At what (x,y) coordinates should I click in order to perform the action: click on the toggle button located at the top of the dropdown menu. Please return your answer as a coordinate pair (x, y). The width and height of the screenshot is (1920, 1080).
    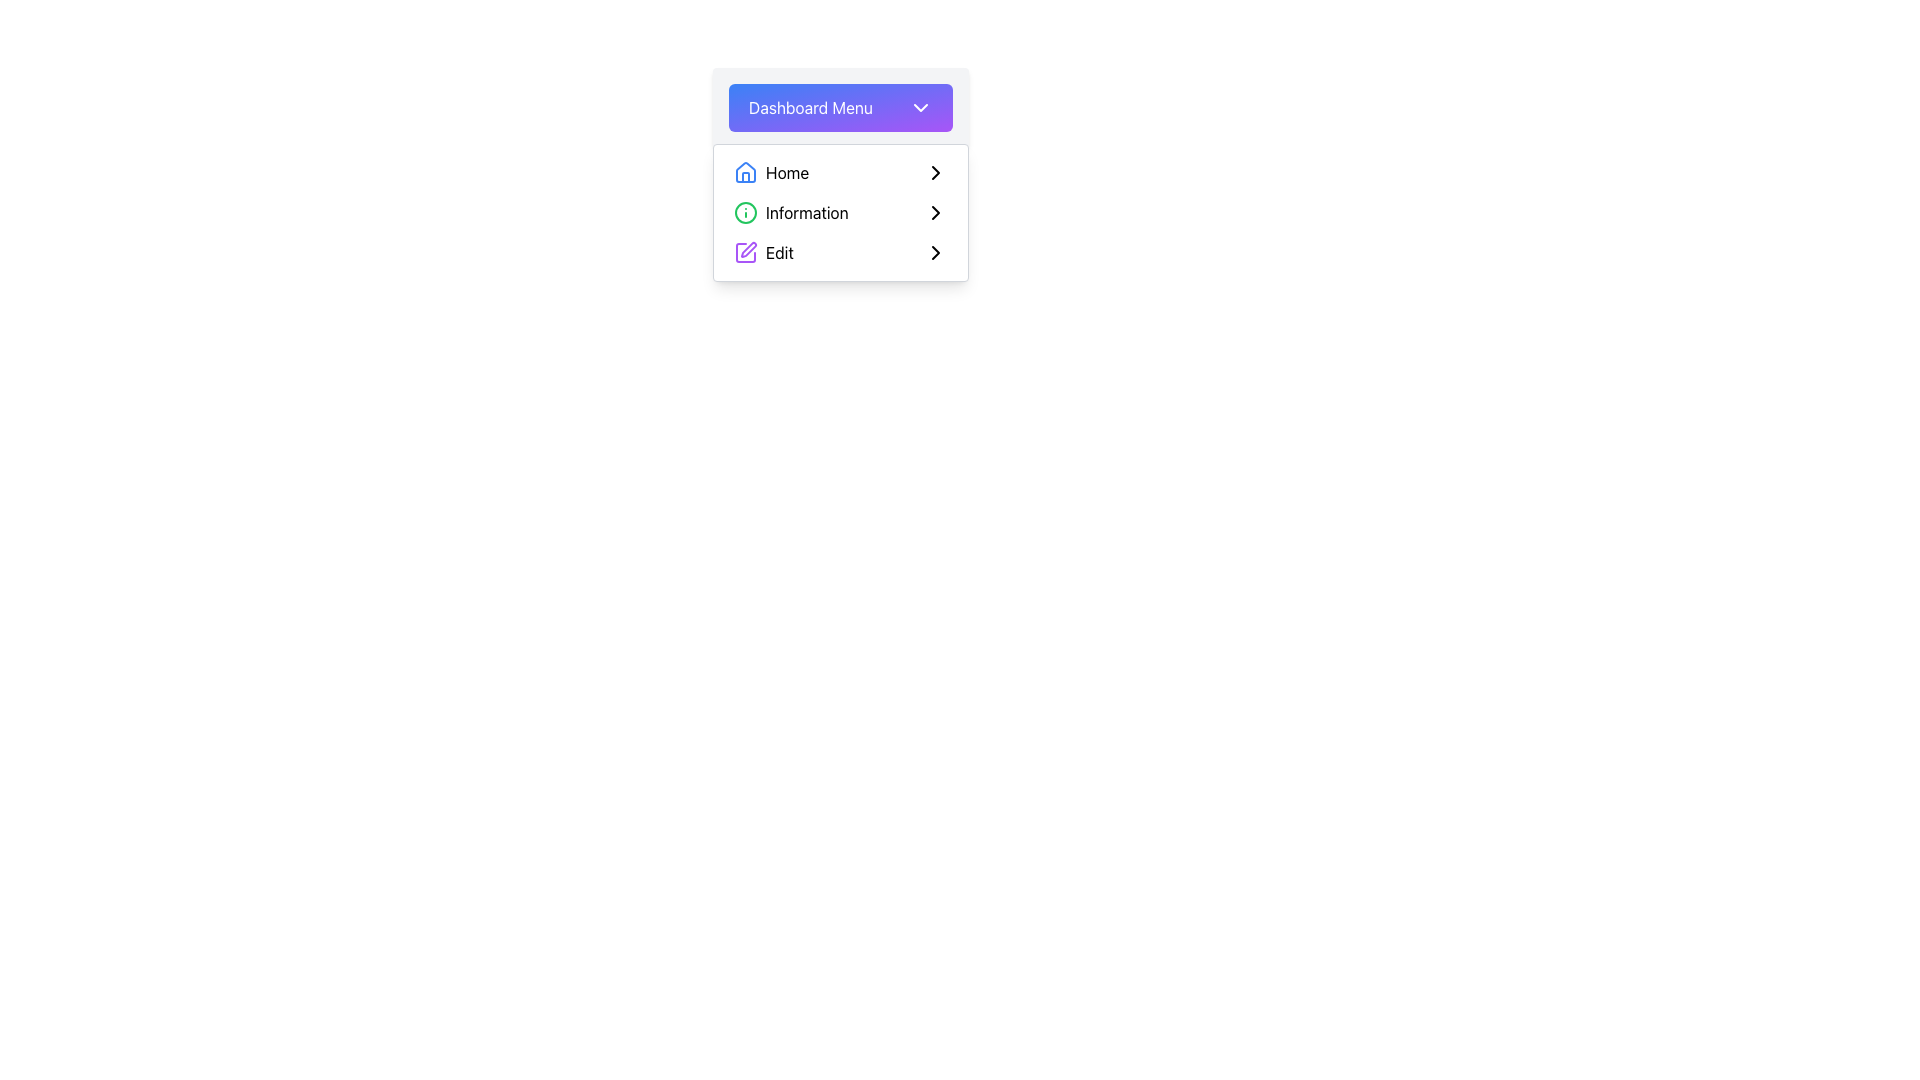
    Looking at the image, I should click on (840, 108).